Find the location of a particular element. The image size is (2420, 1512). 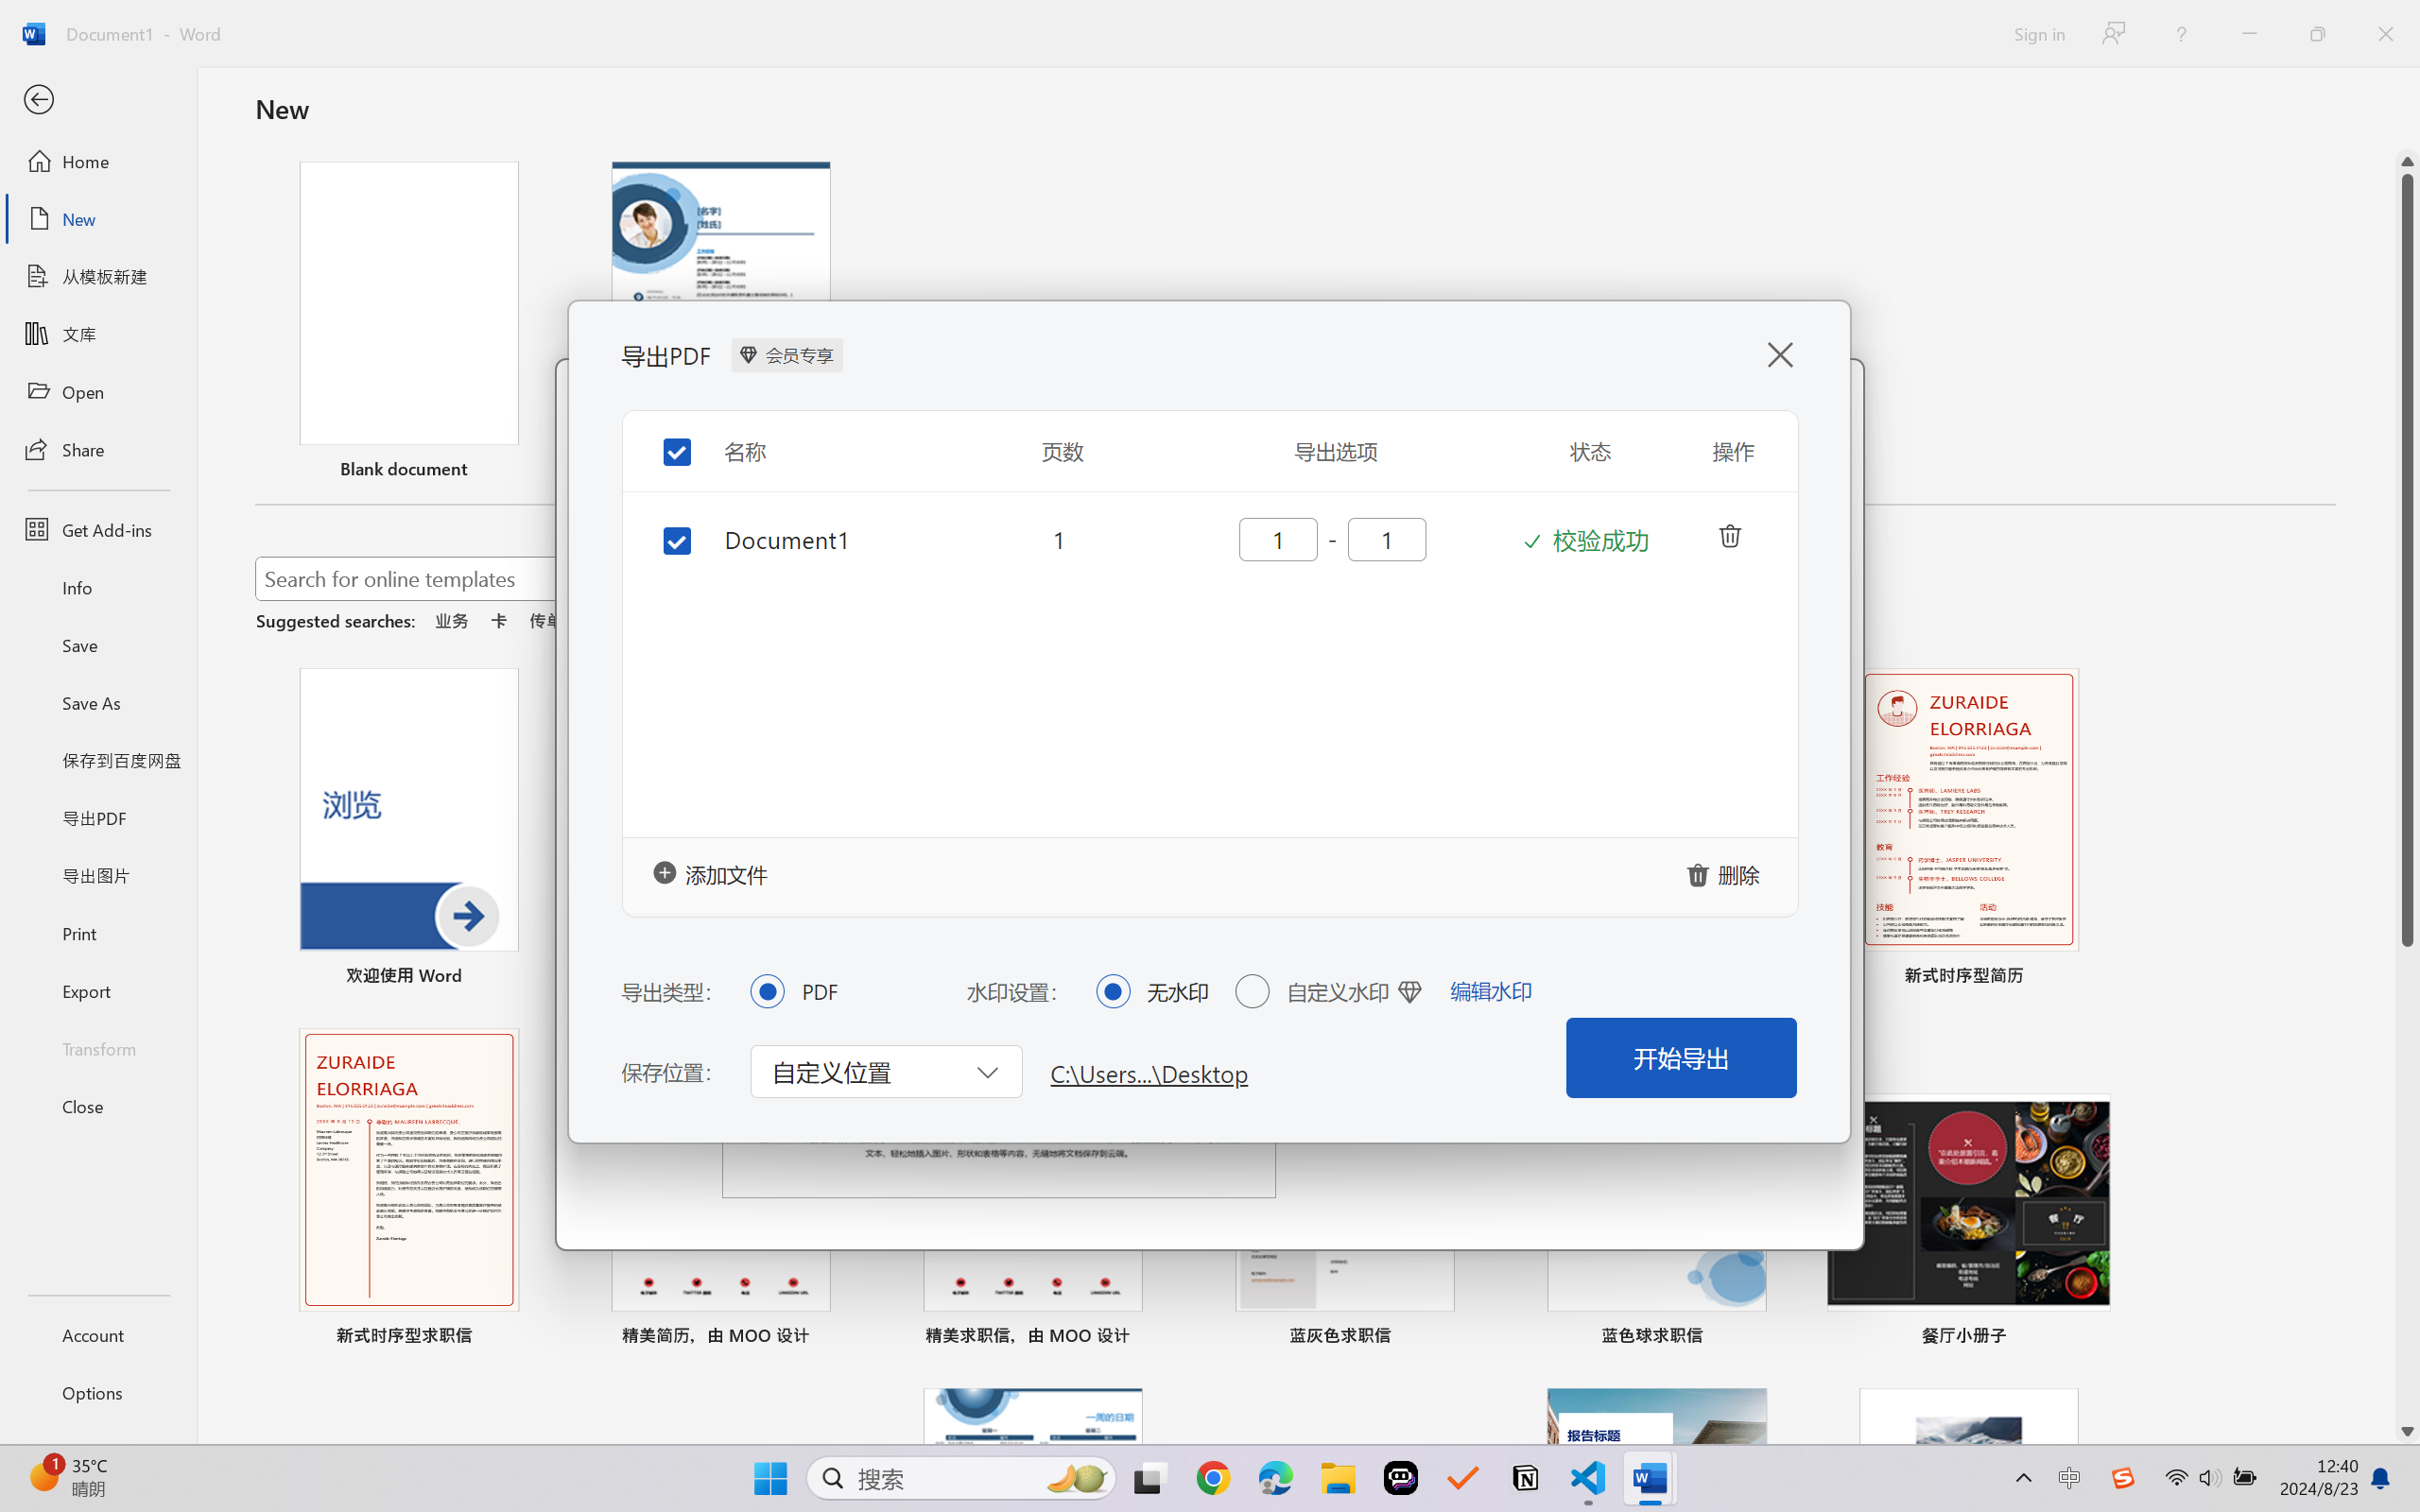

'select row' is located at coordinates (662, 524).